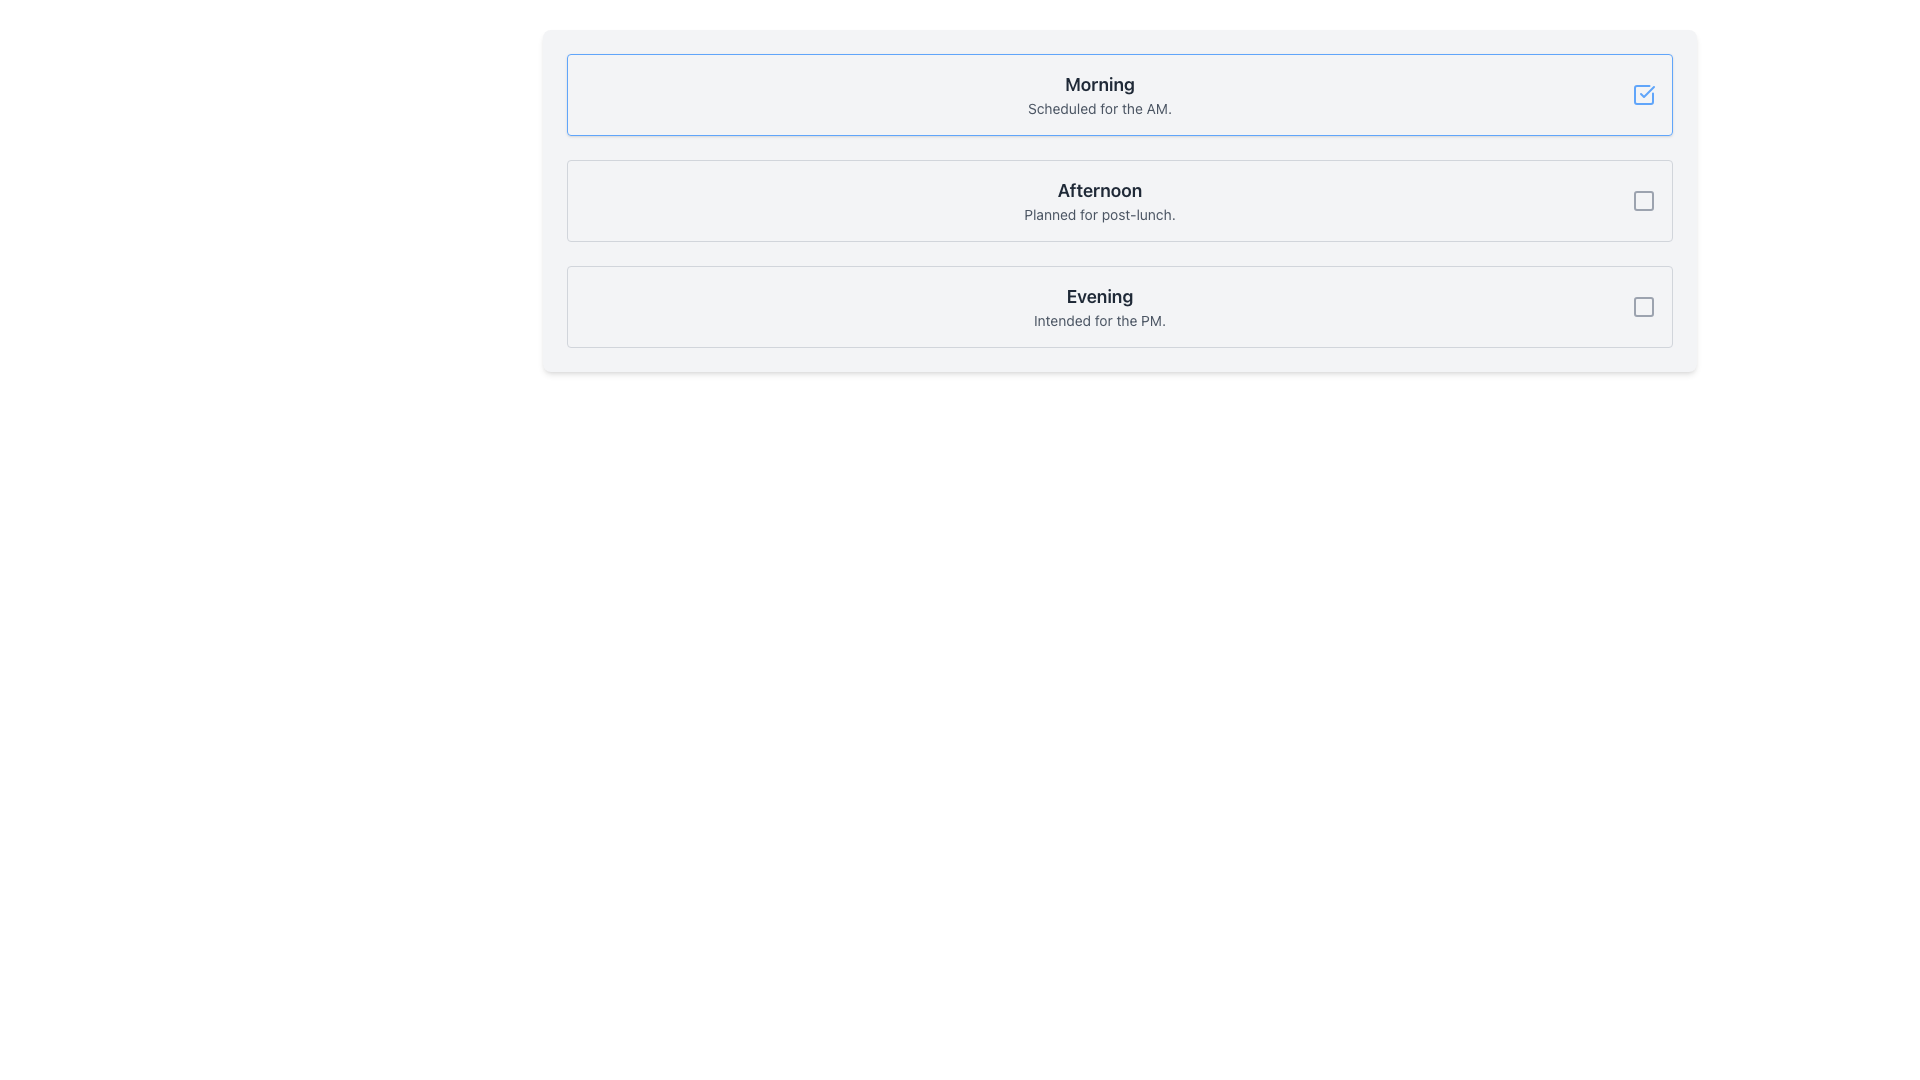 The image size is (1920, 1080). What do you see at coordinates (1643, 307) in the screenshot?
I see `the checkbox at the far right of the 'Evening' row in the vertical list` at bounding box center [1643, 307].